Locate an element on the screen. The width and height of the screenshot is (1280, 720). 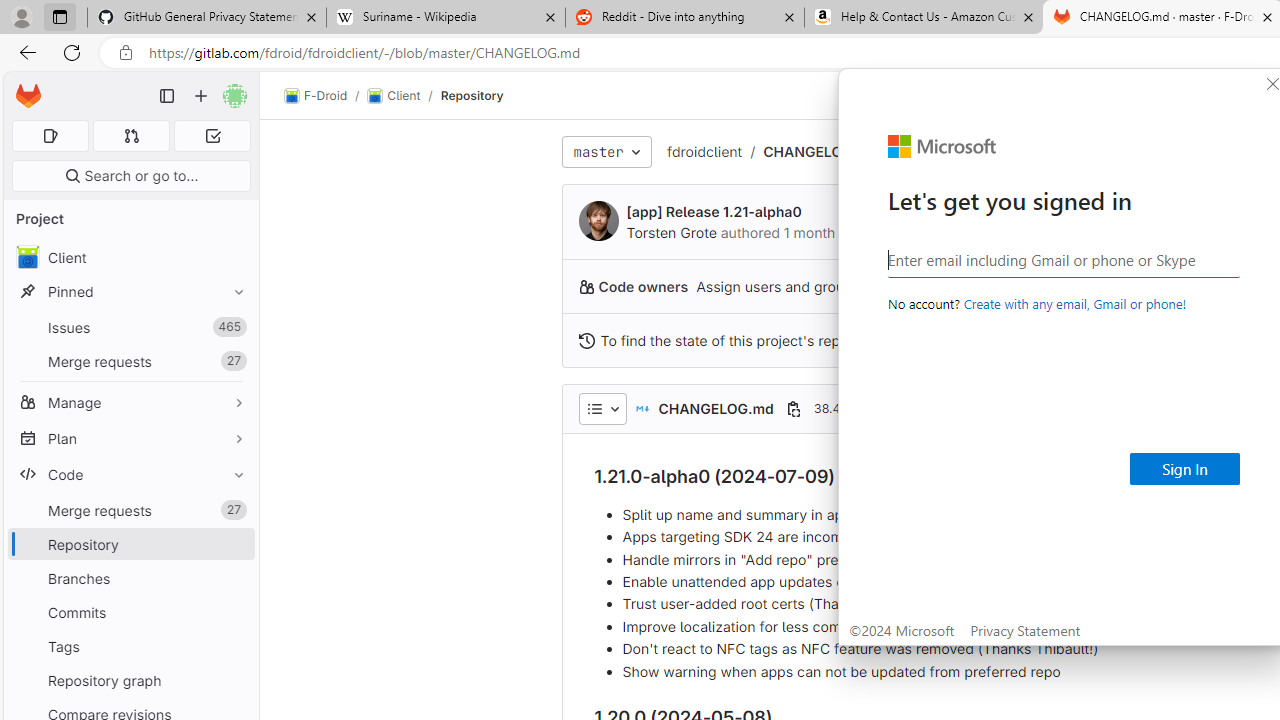
'Pin Tags' is located at coordinates (234, 646).